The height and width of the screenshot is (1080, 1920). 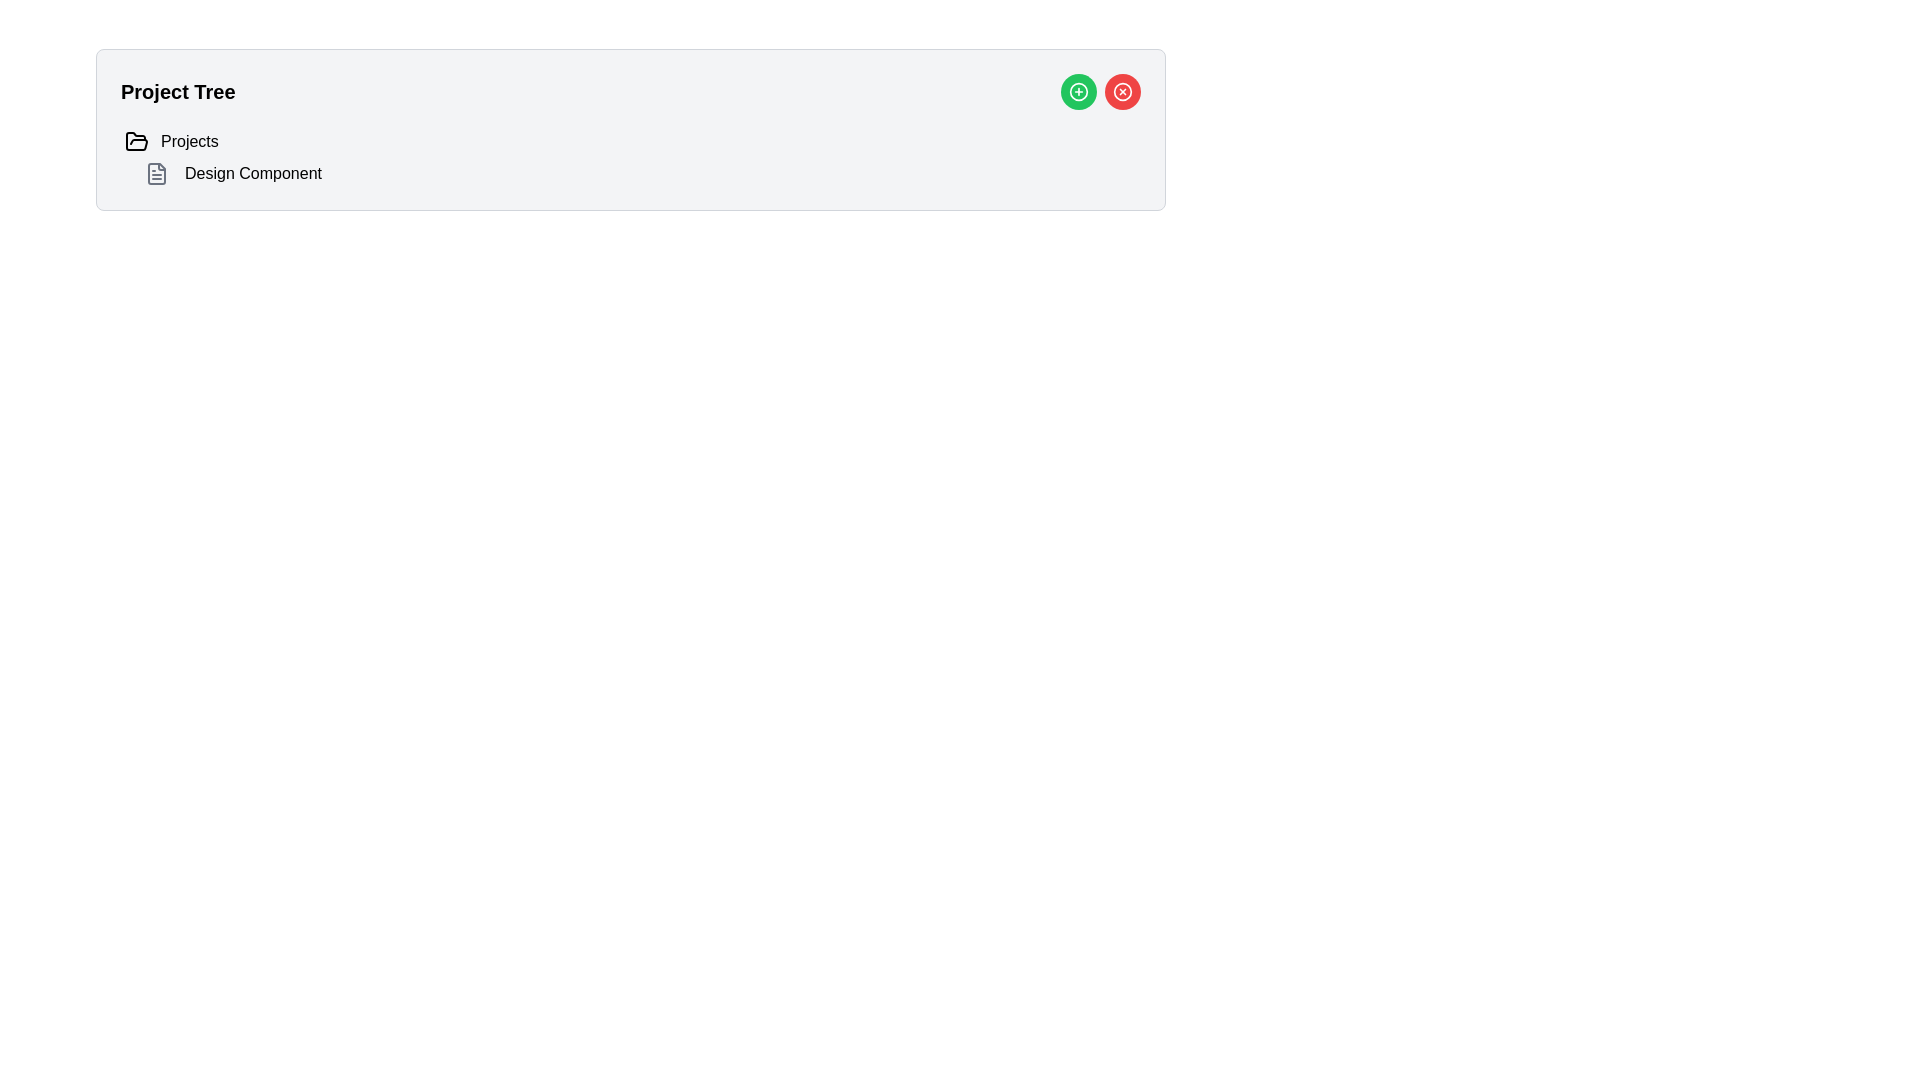 What do you see at coordinates (189, 141) in the screenshot?
I see `the 'Projects' text label, which is styled with a medium-weight font and positioned next to a folder icon in a project tree structure` at bounding box center [189, 141].